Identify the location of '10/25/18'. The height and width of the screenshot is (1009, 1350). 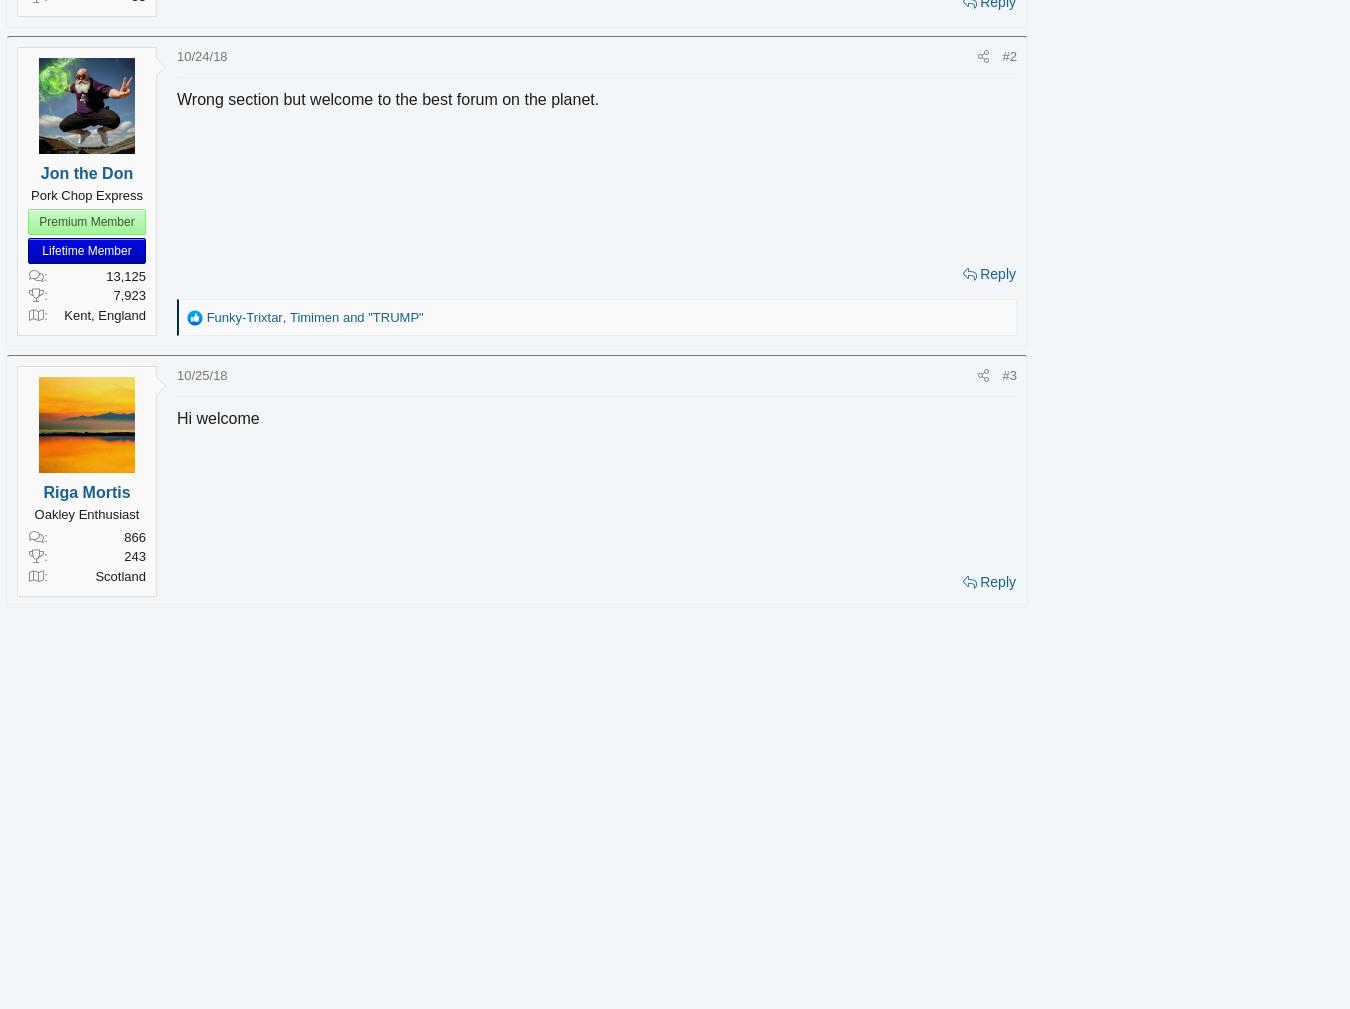
(229, 374).